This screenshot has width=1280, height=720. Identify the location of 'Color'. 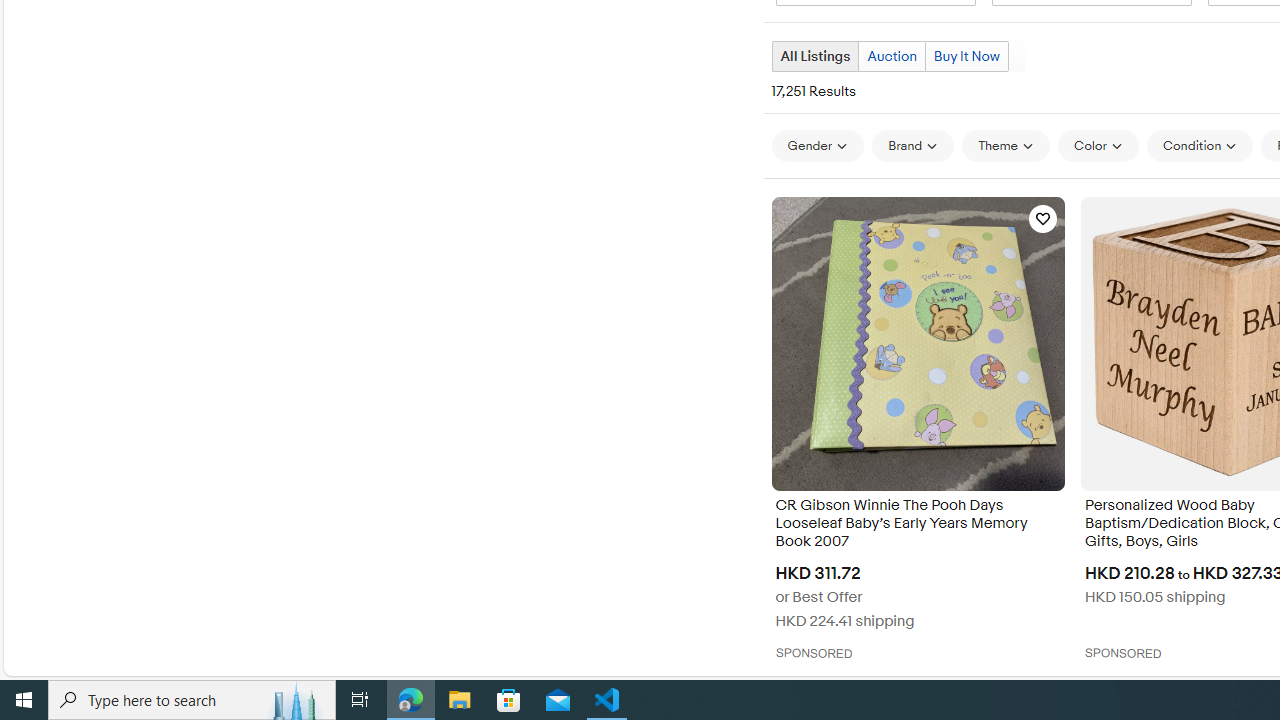
(1097, 145).